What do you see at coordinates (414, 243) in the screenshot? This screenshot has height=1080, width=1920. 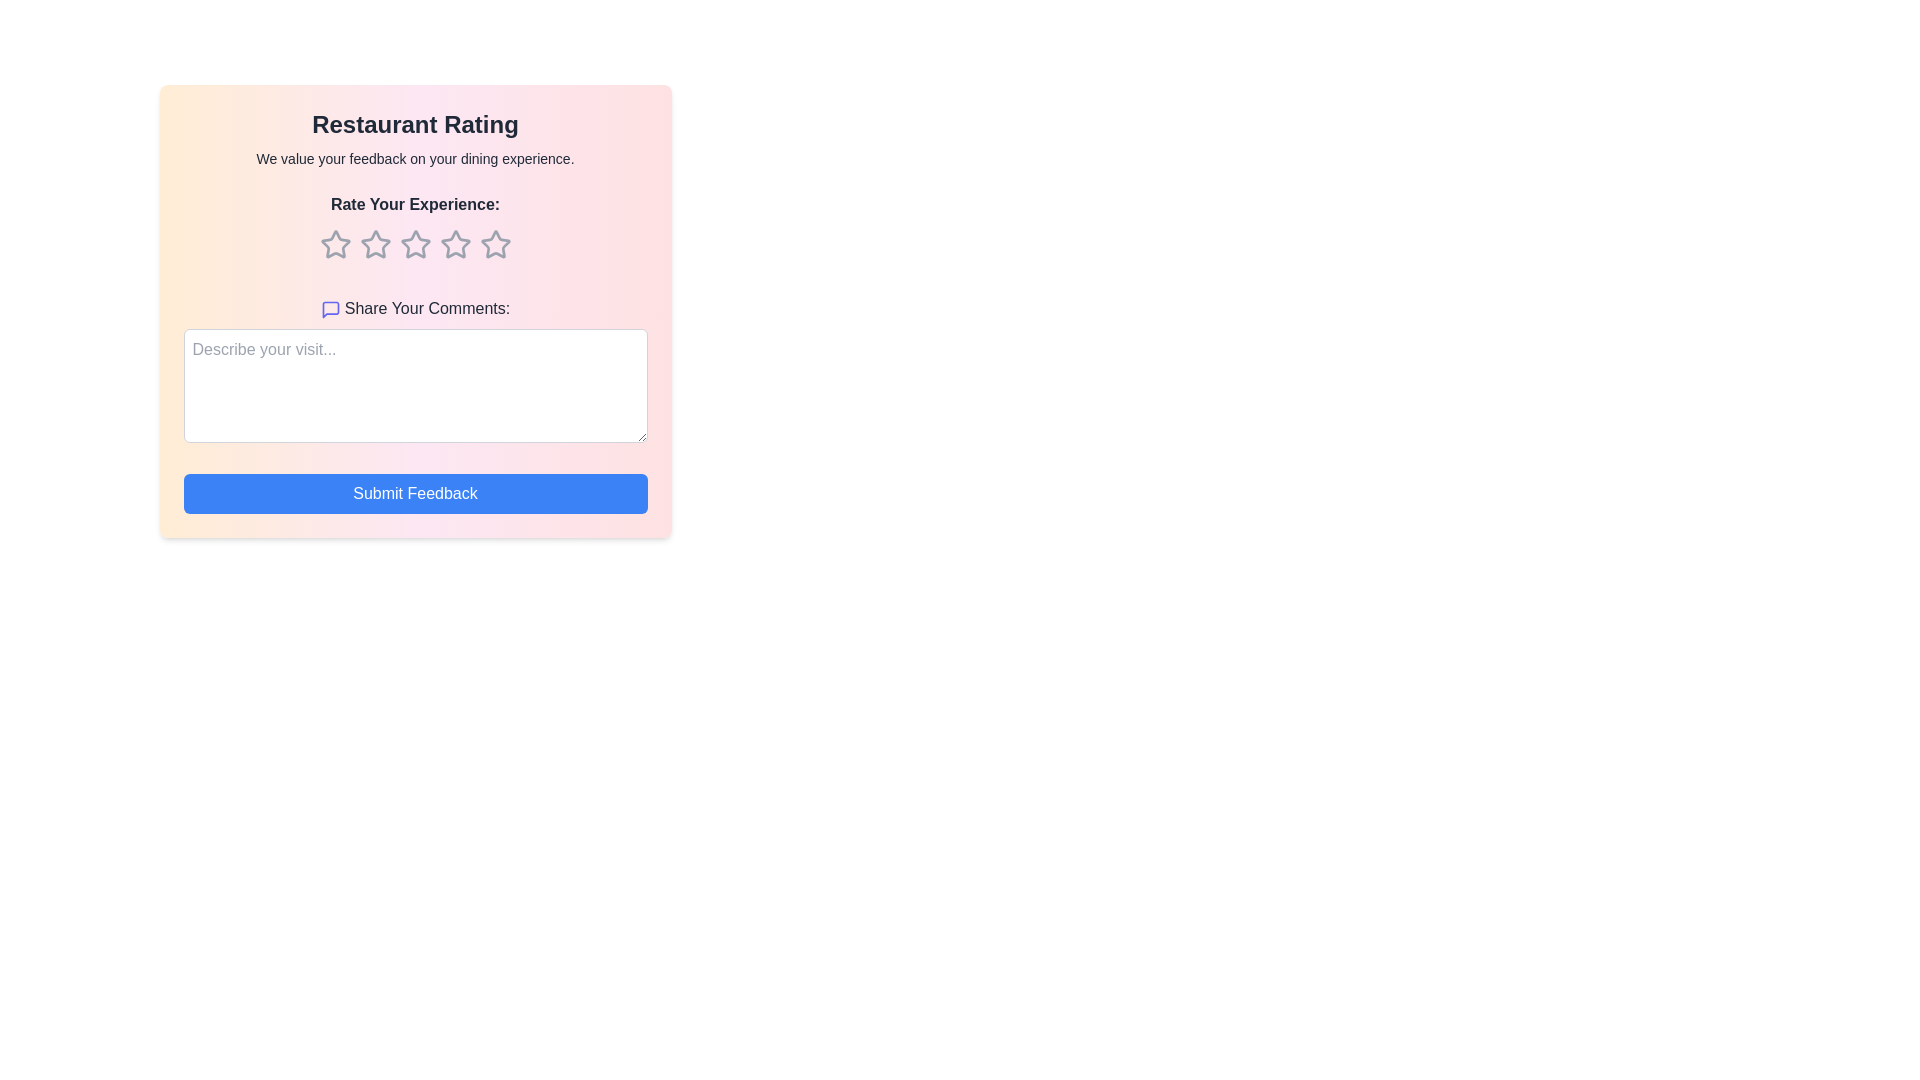 I see `the second star icon in the rating scale` at bounding box center [414, 243].